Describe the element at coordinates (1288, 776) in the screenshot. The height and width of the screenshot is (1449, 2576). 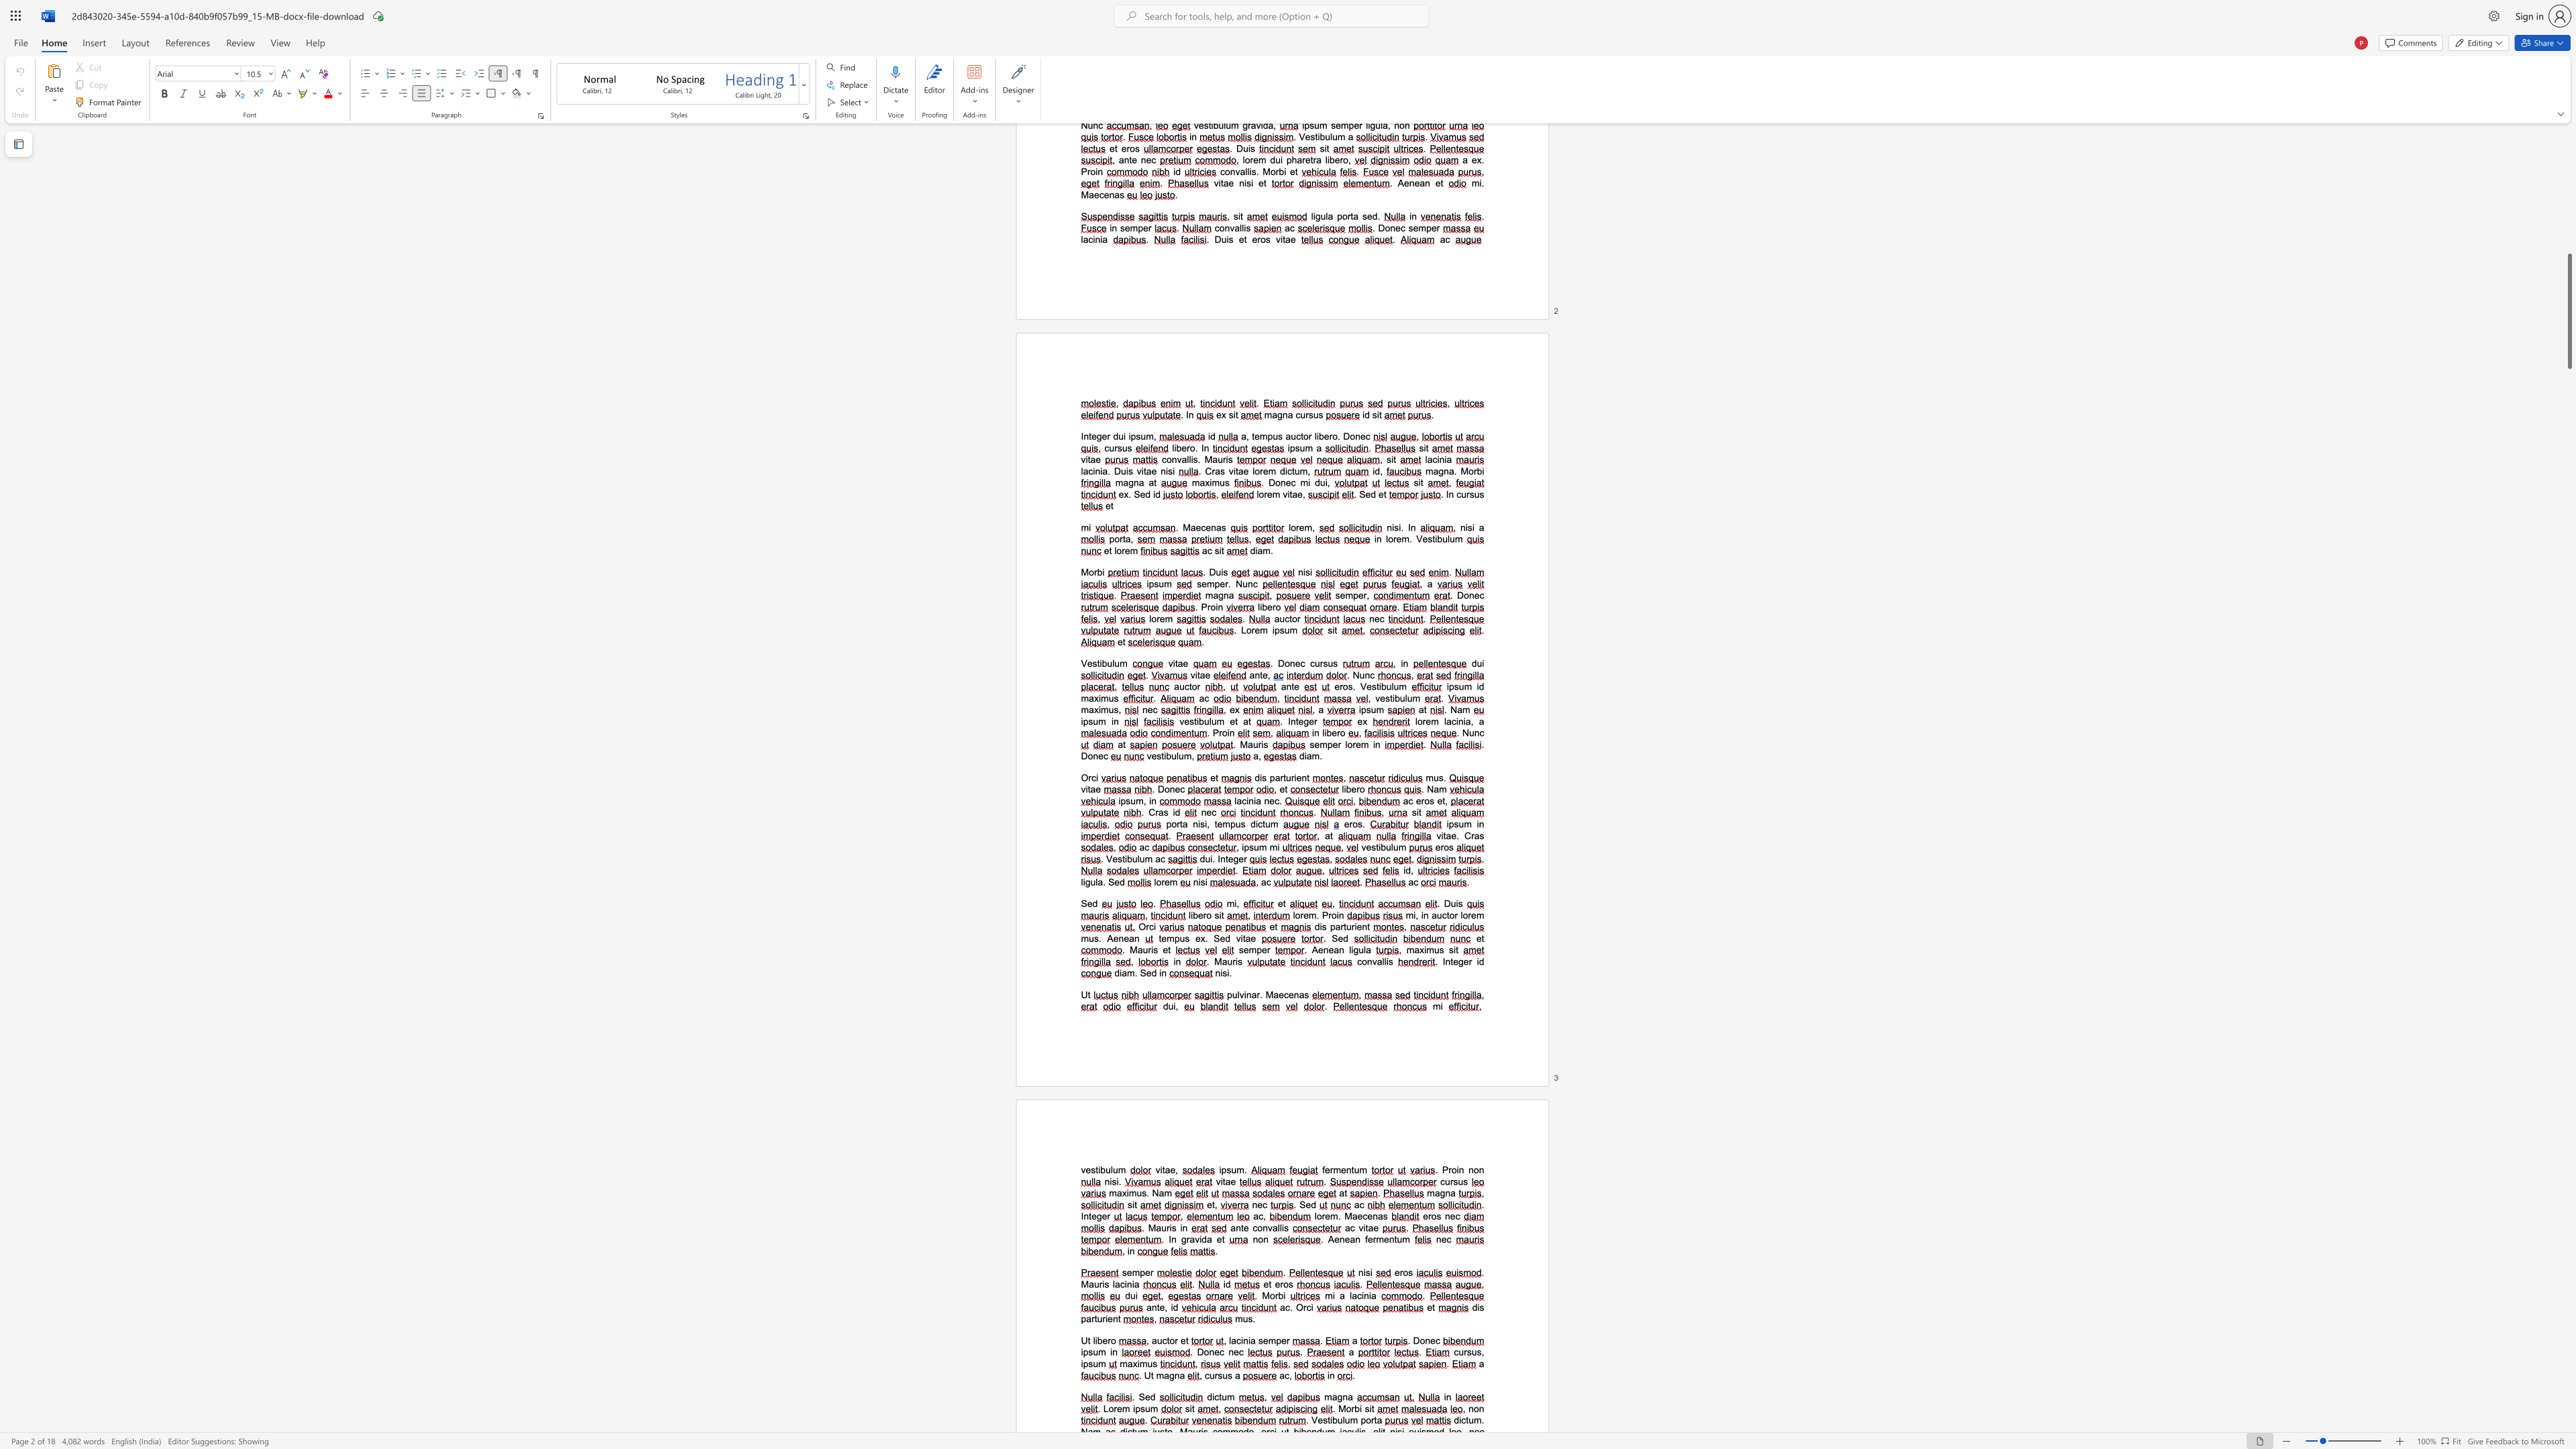
I see `the 1th character "u" in the text` at that location.